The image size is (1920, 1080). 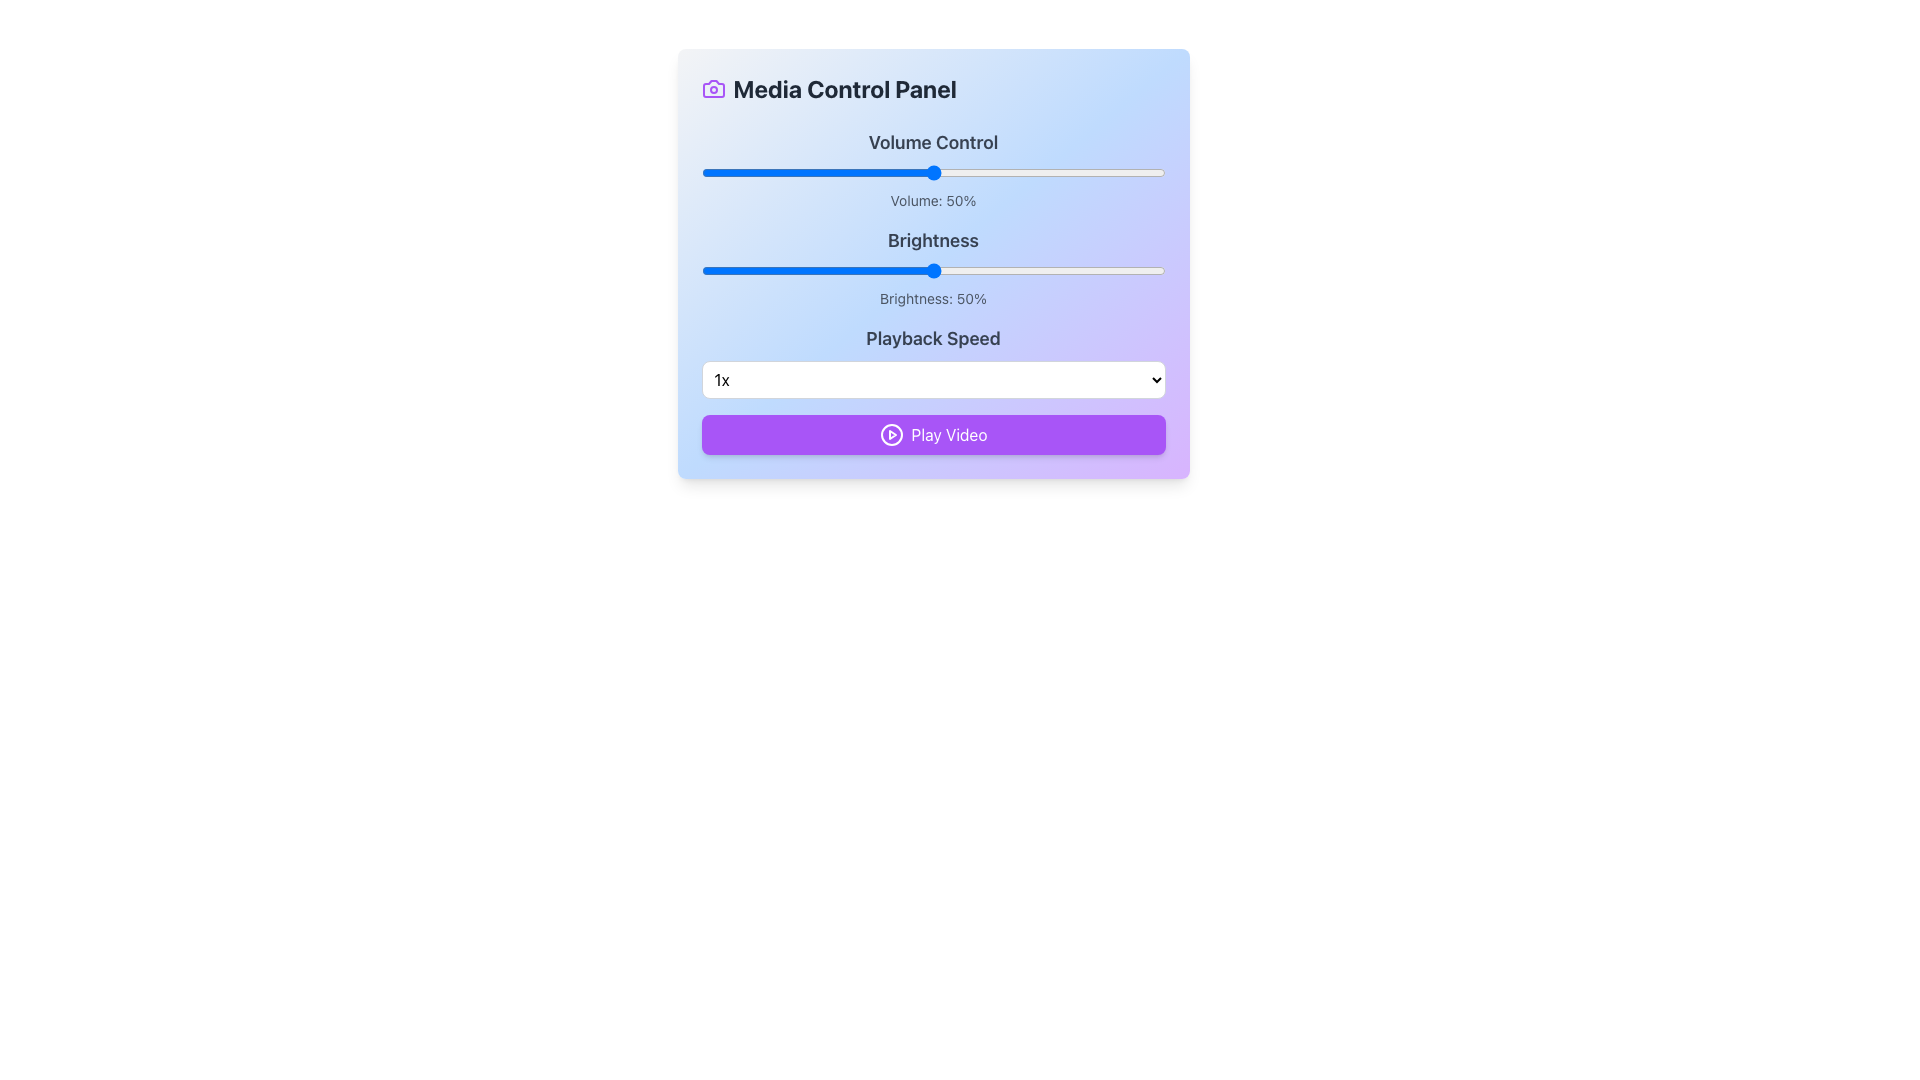 I want to click on brightness, so click(x=774, y=270).